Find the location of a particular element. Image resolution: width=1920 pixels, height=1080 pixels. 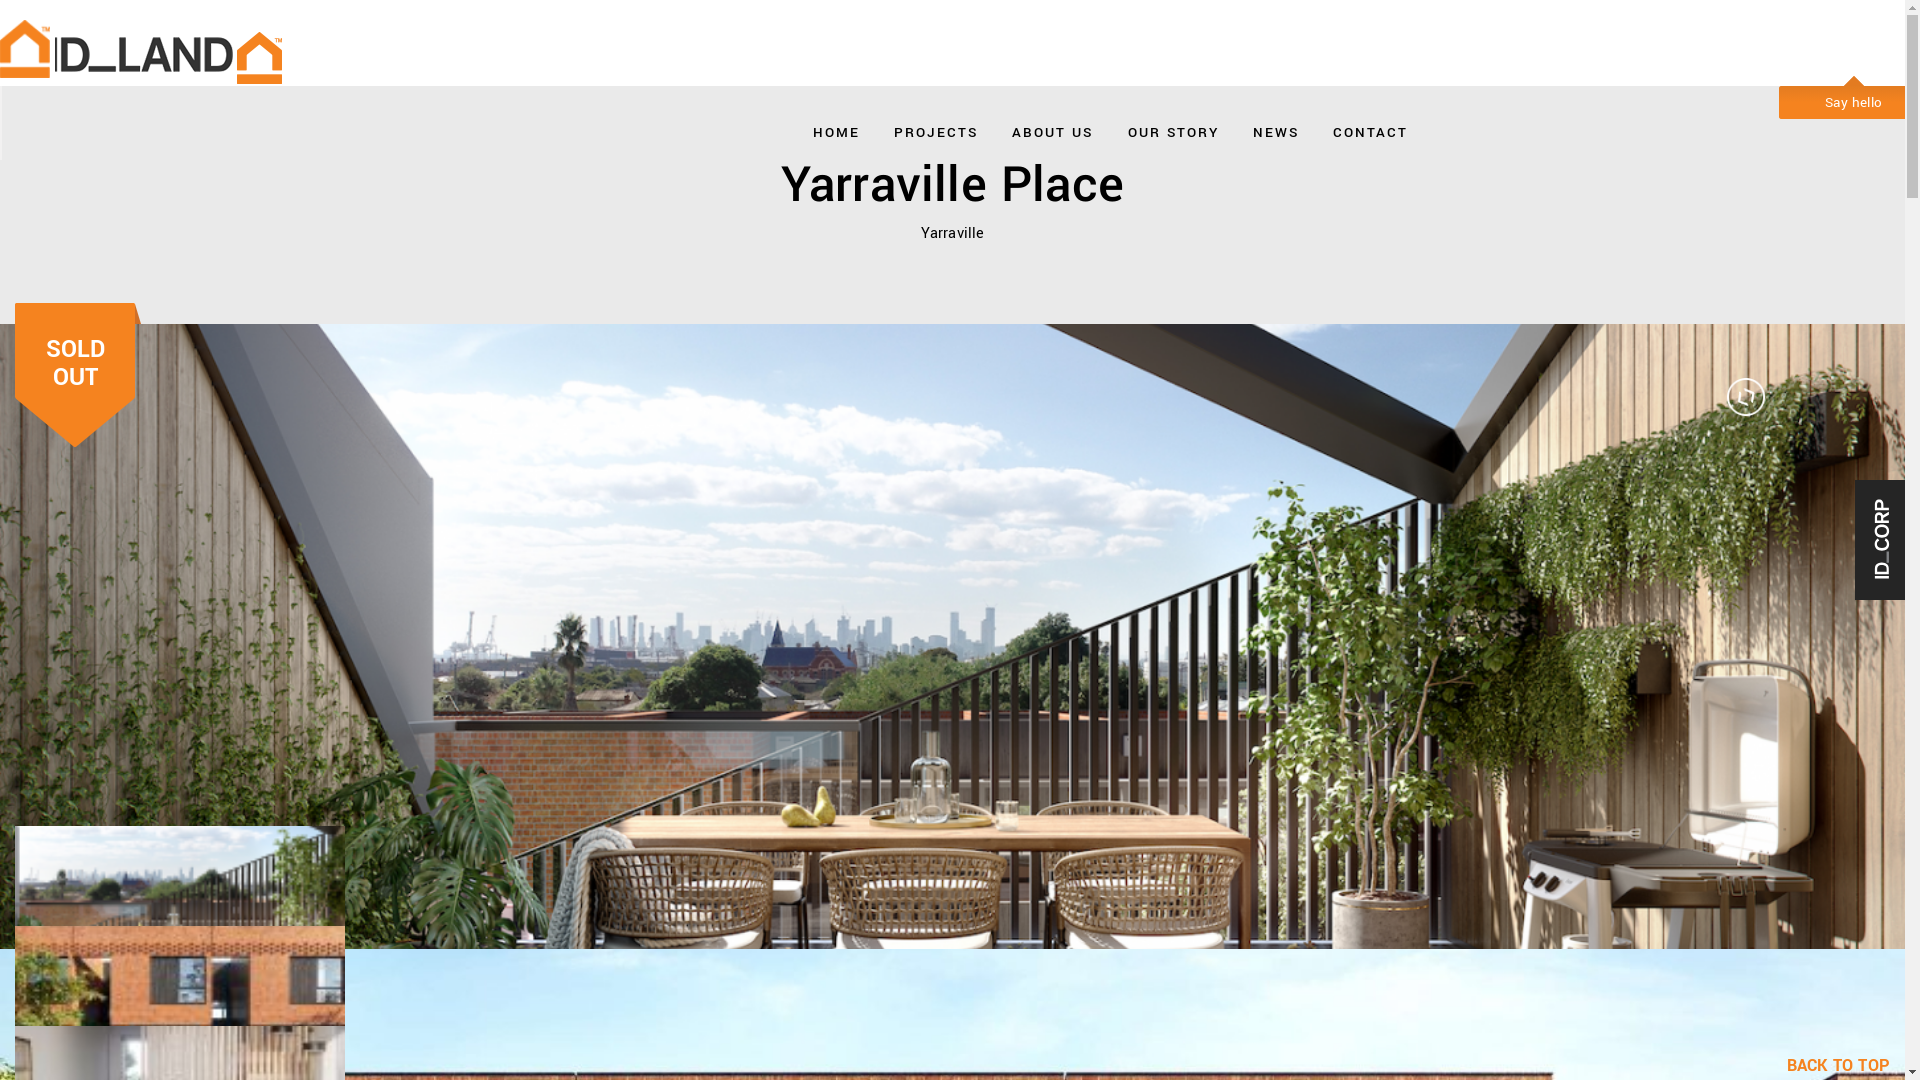

'PROJECTS' is located at coordinates (935, 127).